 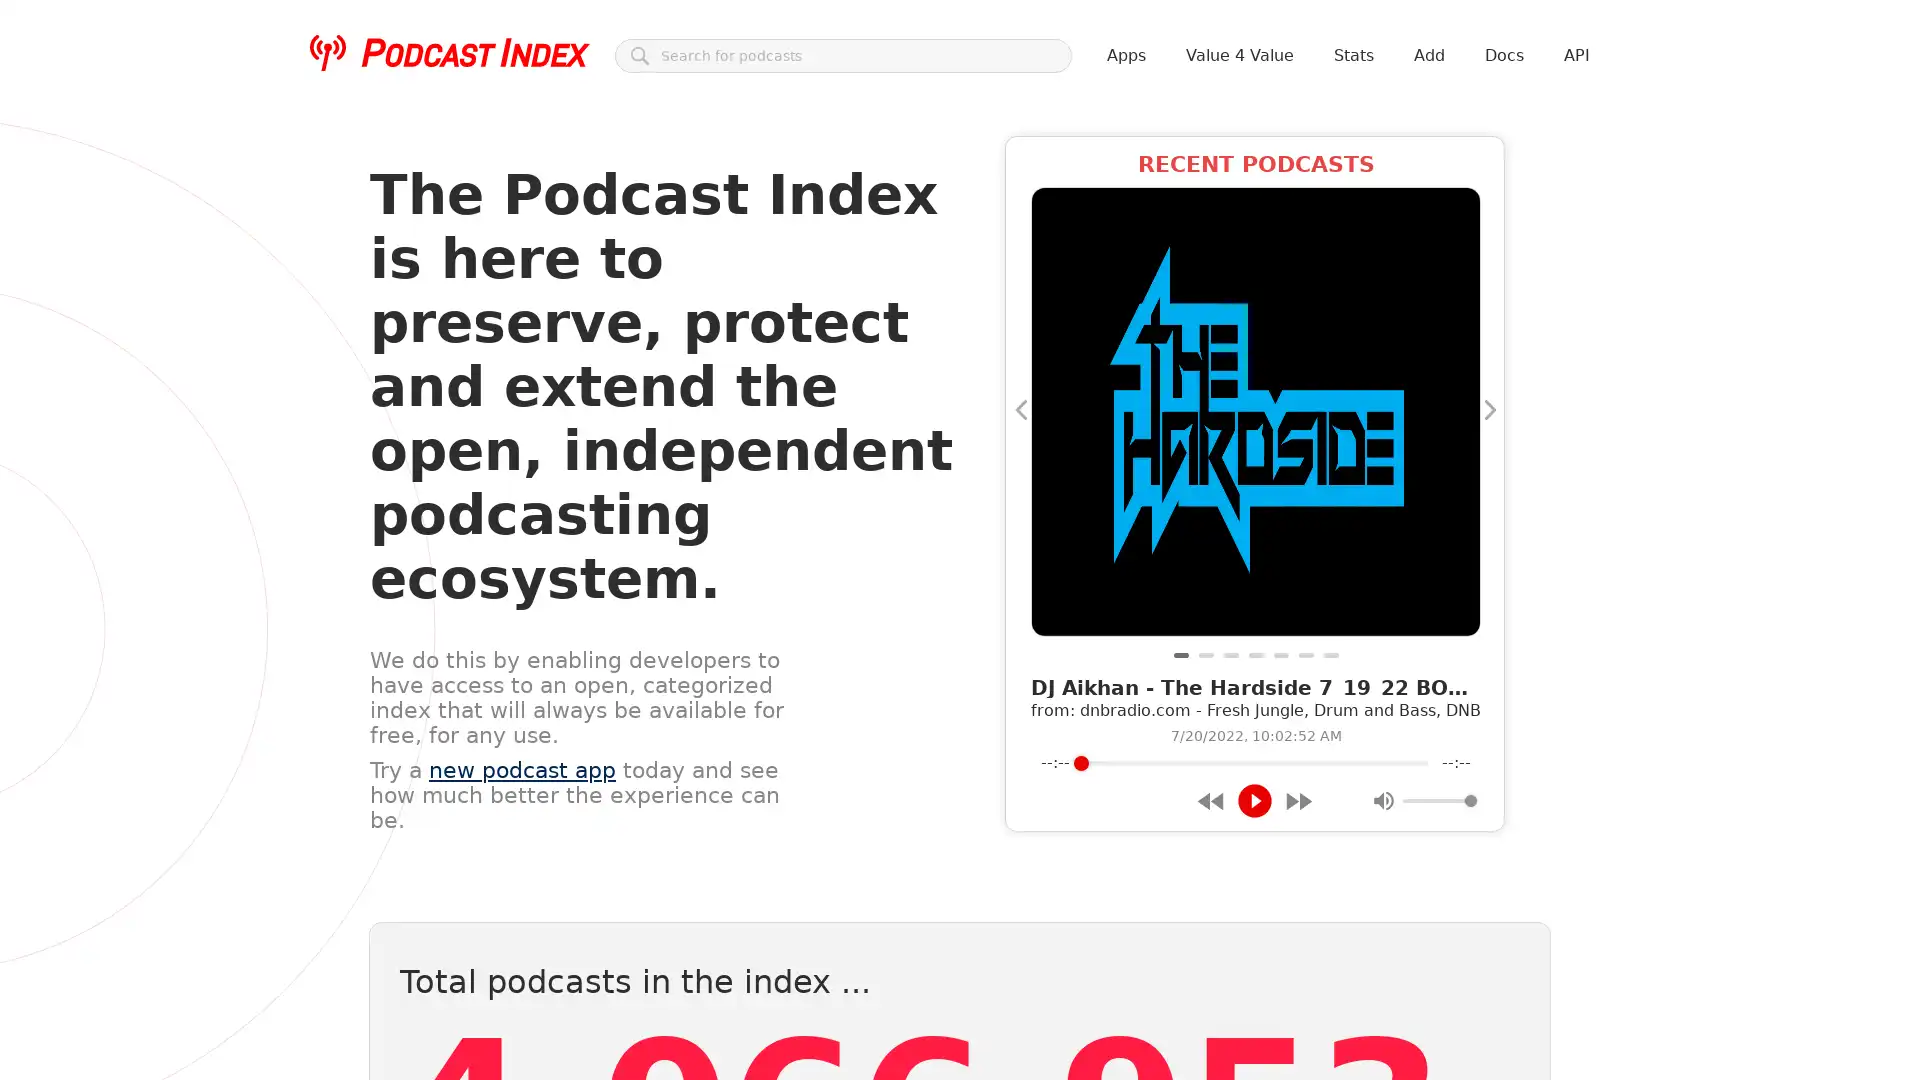 What do you see at coordinates (1280, 655) in the screenshot?
I see `004: He Knows!` at bounding box center [1280, 655].